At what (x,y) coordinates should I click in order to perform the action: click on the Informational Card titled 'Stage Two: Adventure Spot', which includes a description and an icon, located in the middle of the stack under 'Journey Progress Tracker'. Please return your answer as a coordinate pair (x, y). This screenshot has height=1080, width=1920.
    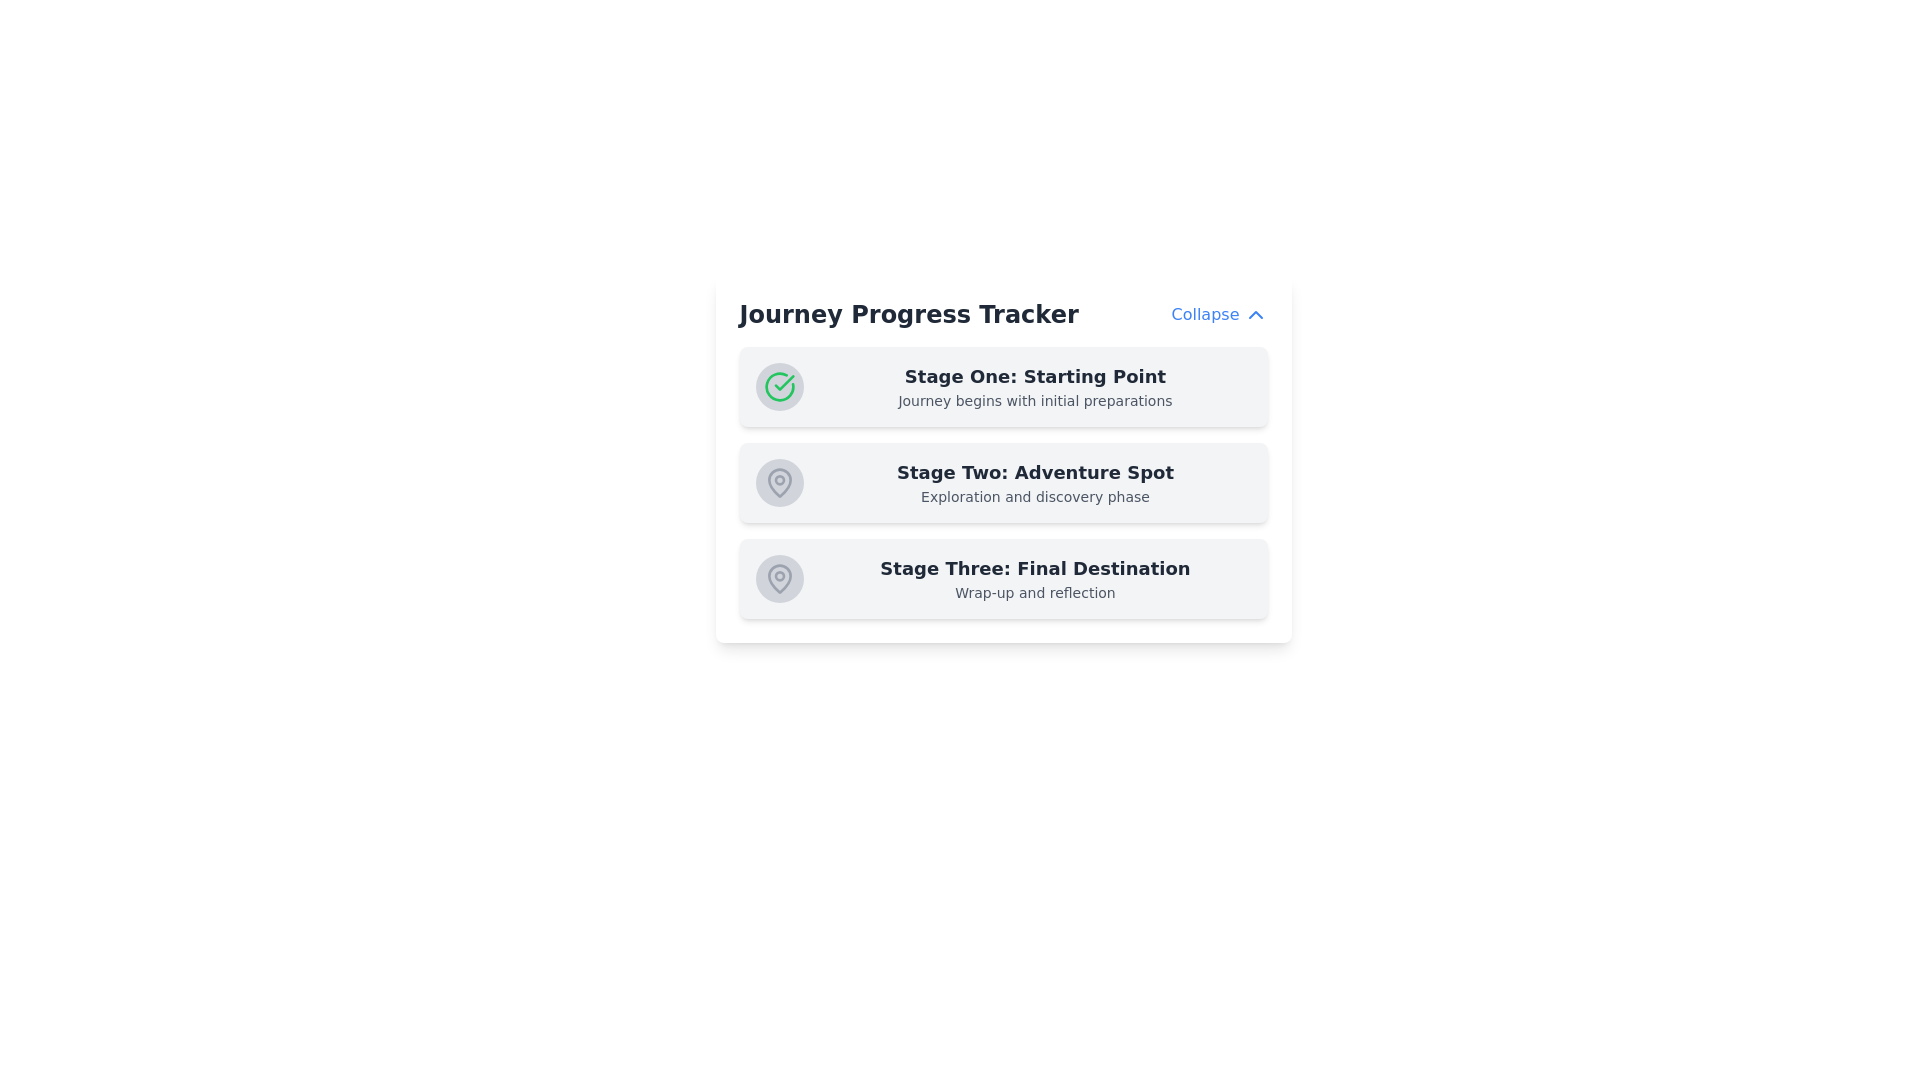
    Looking at the image, I should click on (1003, 459).